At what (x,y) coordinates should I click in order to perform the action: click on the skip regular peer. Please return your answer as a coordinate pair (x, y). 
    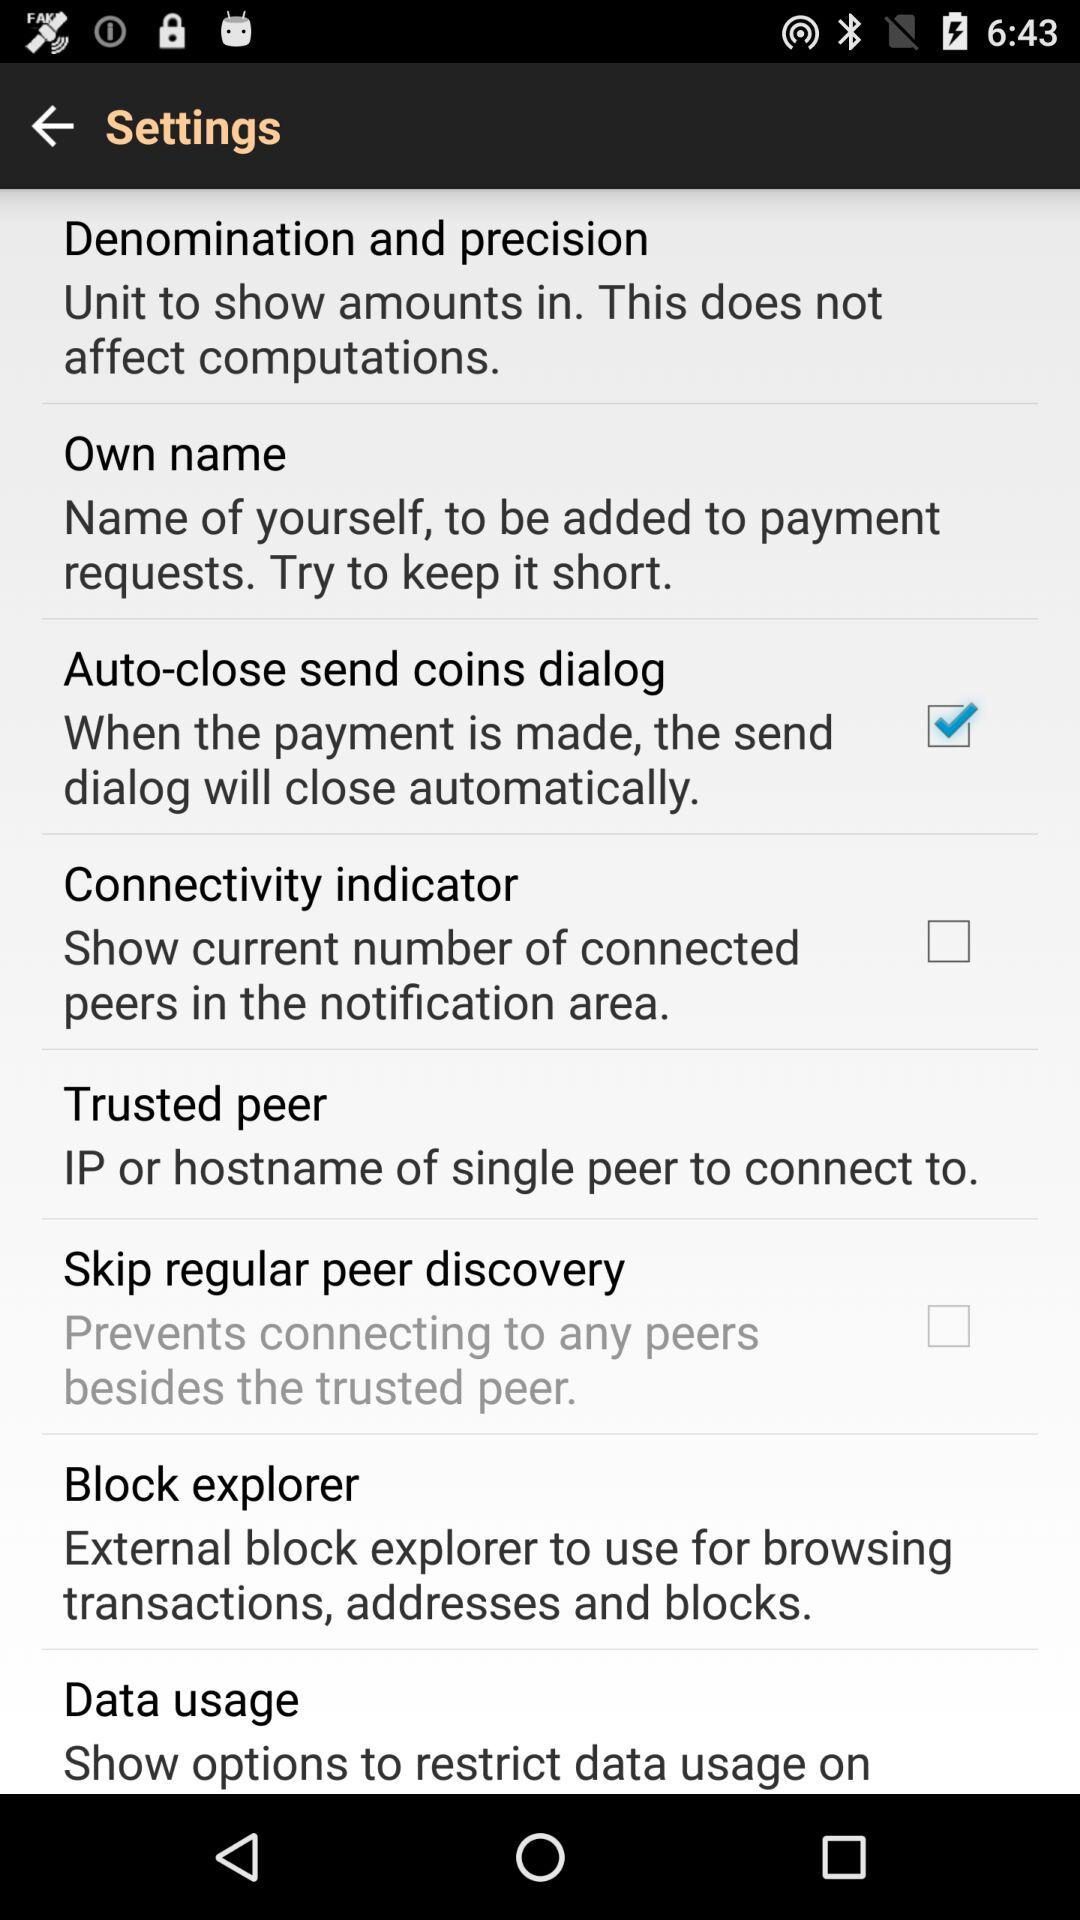
    Looking at the image, I should click on (343, 1266).